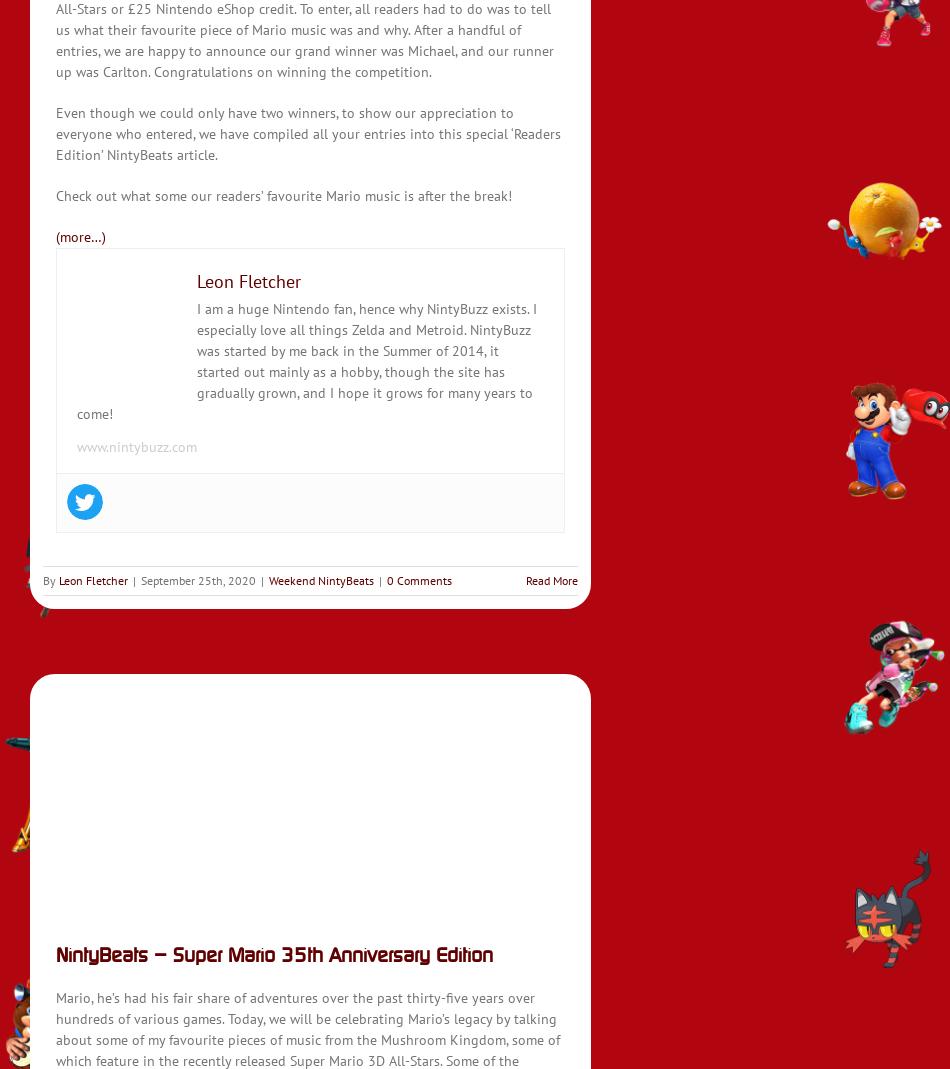  Describe the element at coordinates (273, 953) in the screenshot. I see `'NintyBeats – Super Mario 35th Anniversary Edition'` at that location.